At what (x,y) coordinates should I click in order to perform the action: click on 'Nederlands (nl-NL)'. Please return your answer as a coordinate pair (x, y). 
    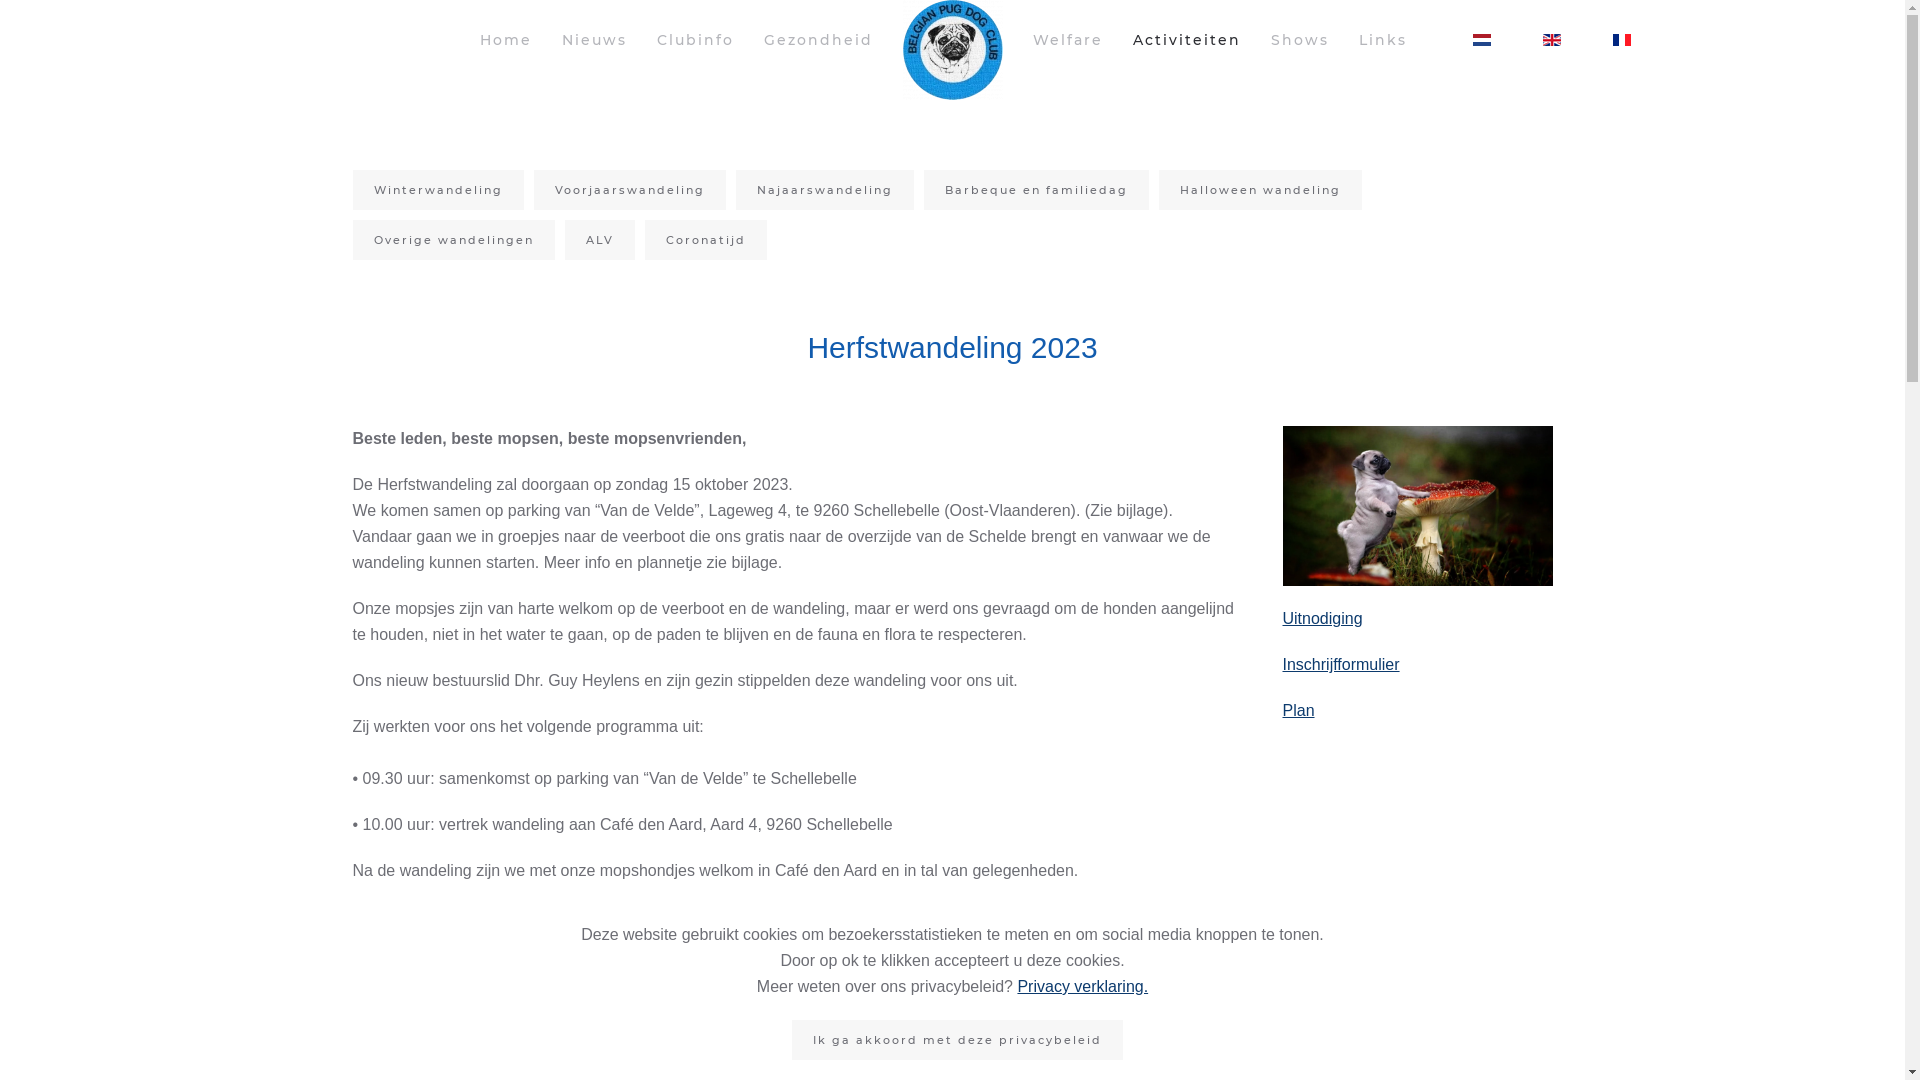
    Looking at the image, I should click on (1481, 39).